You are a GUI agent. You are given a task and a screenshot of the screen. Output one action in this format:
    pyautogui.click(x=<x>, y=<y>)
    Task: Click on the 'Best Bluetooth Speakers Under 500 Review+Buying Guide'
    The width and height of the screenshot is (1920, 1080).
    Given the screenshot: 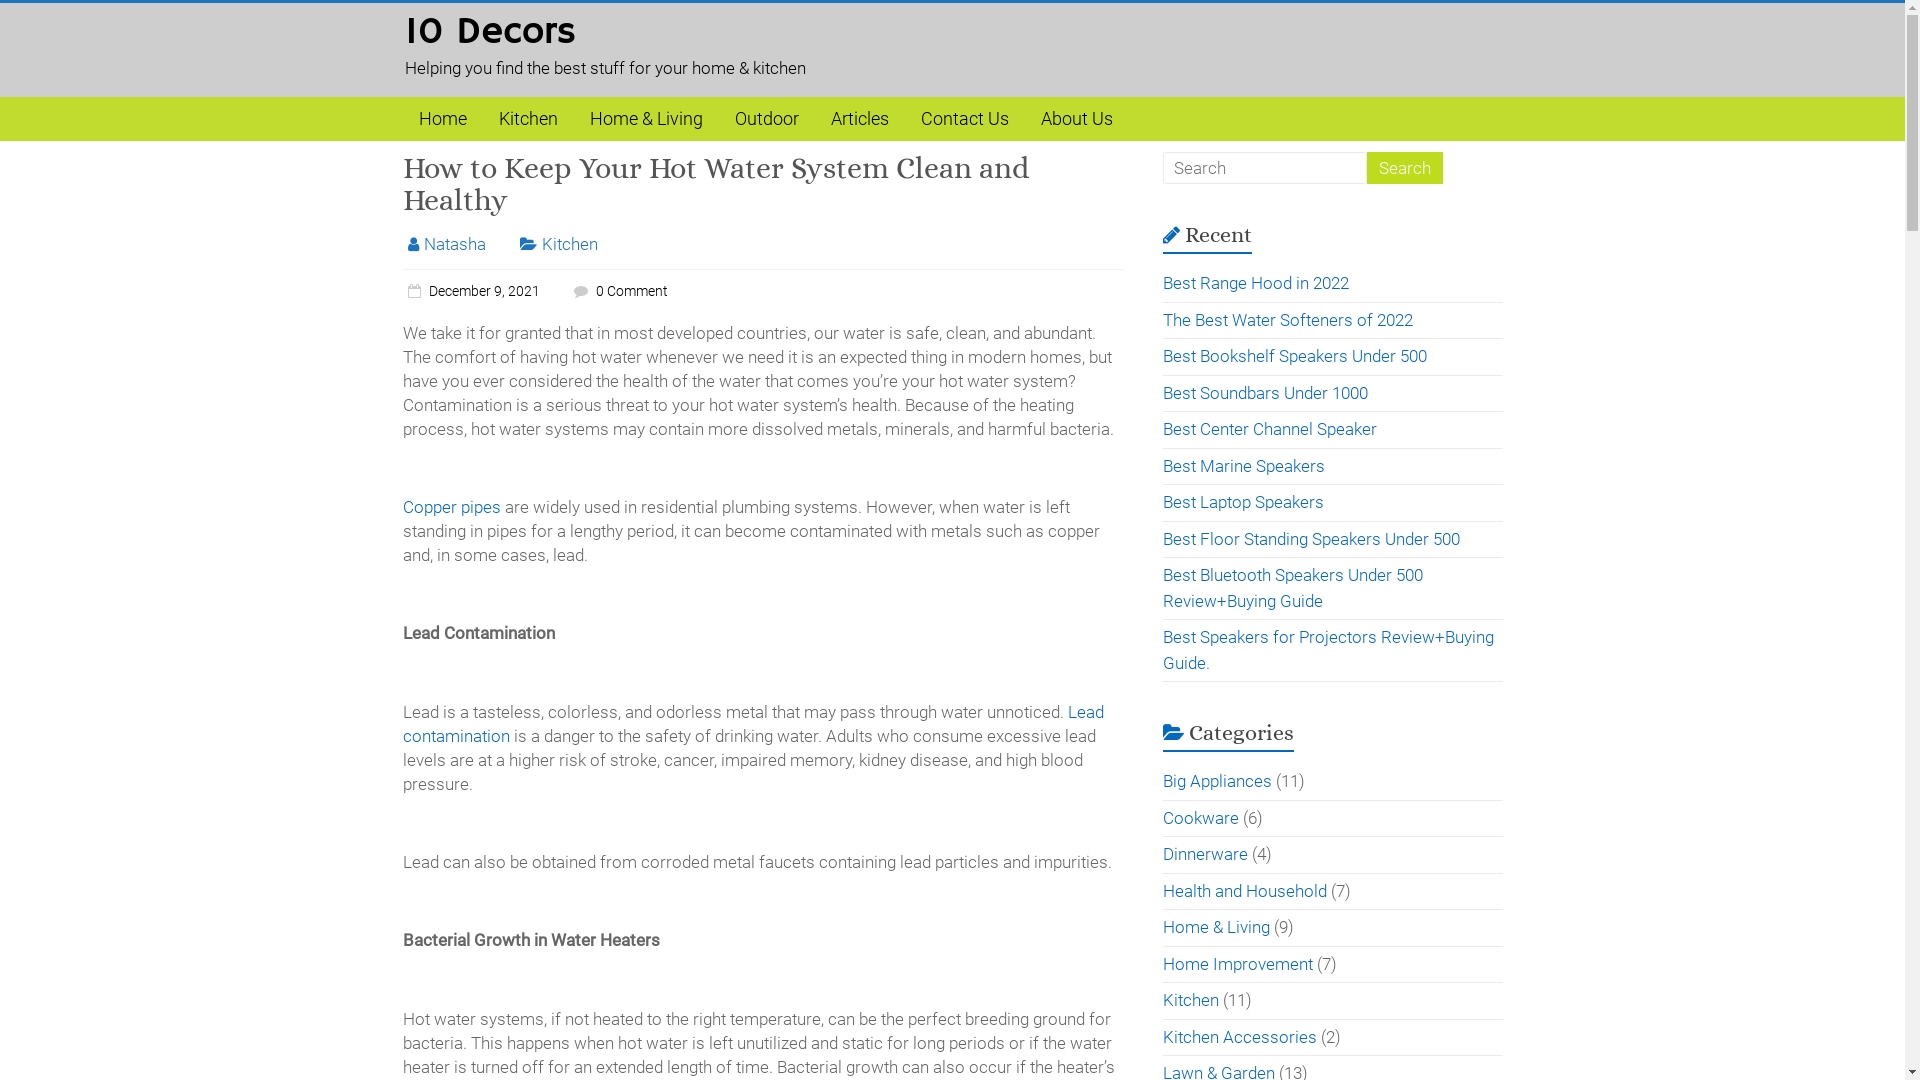 What is the action you would take?
    pyautogui.click(x=1162, y=586)
    